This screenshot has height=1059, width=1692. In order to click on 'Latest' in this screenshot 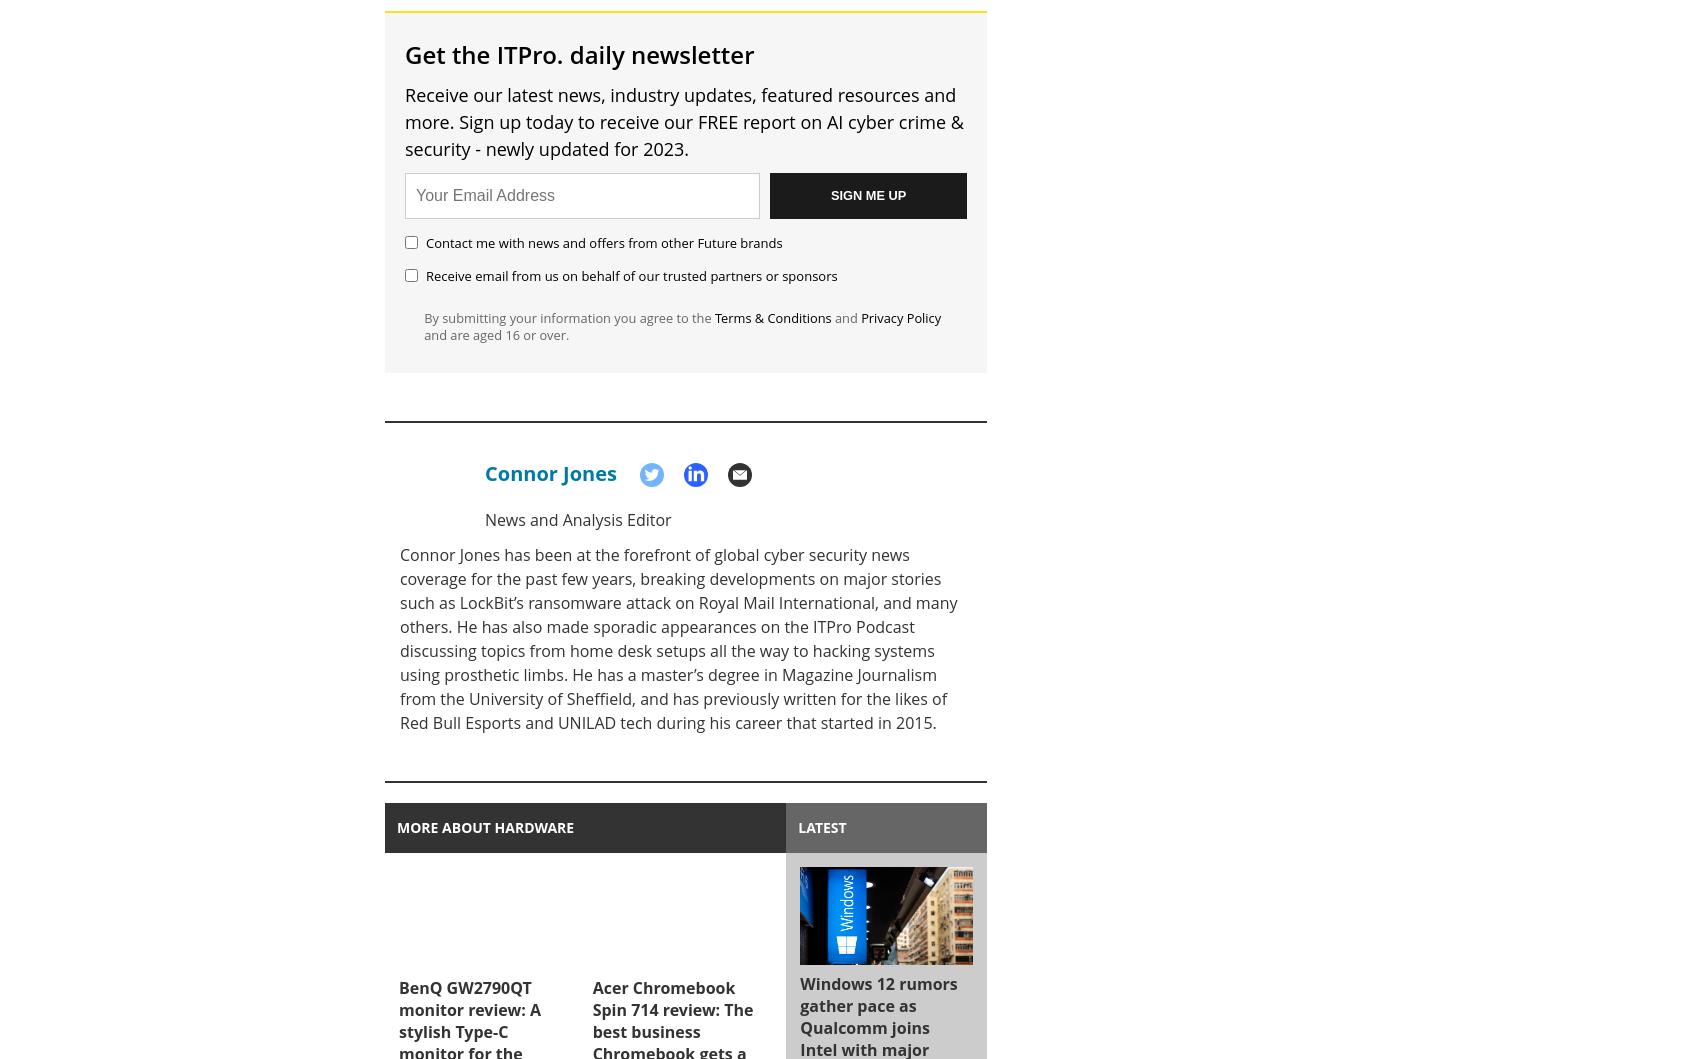, I will do `click(821, 826)`.